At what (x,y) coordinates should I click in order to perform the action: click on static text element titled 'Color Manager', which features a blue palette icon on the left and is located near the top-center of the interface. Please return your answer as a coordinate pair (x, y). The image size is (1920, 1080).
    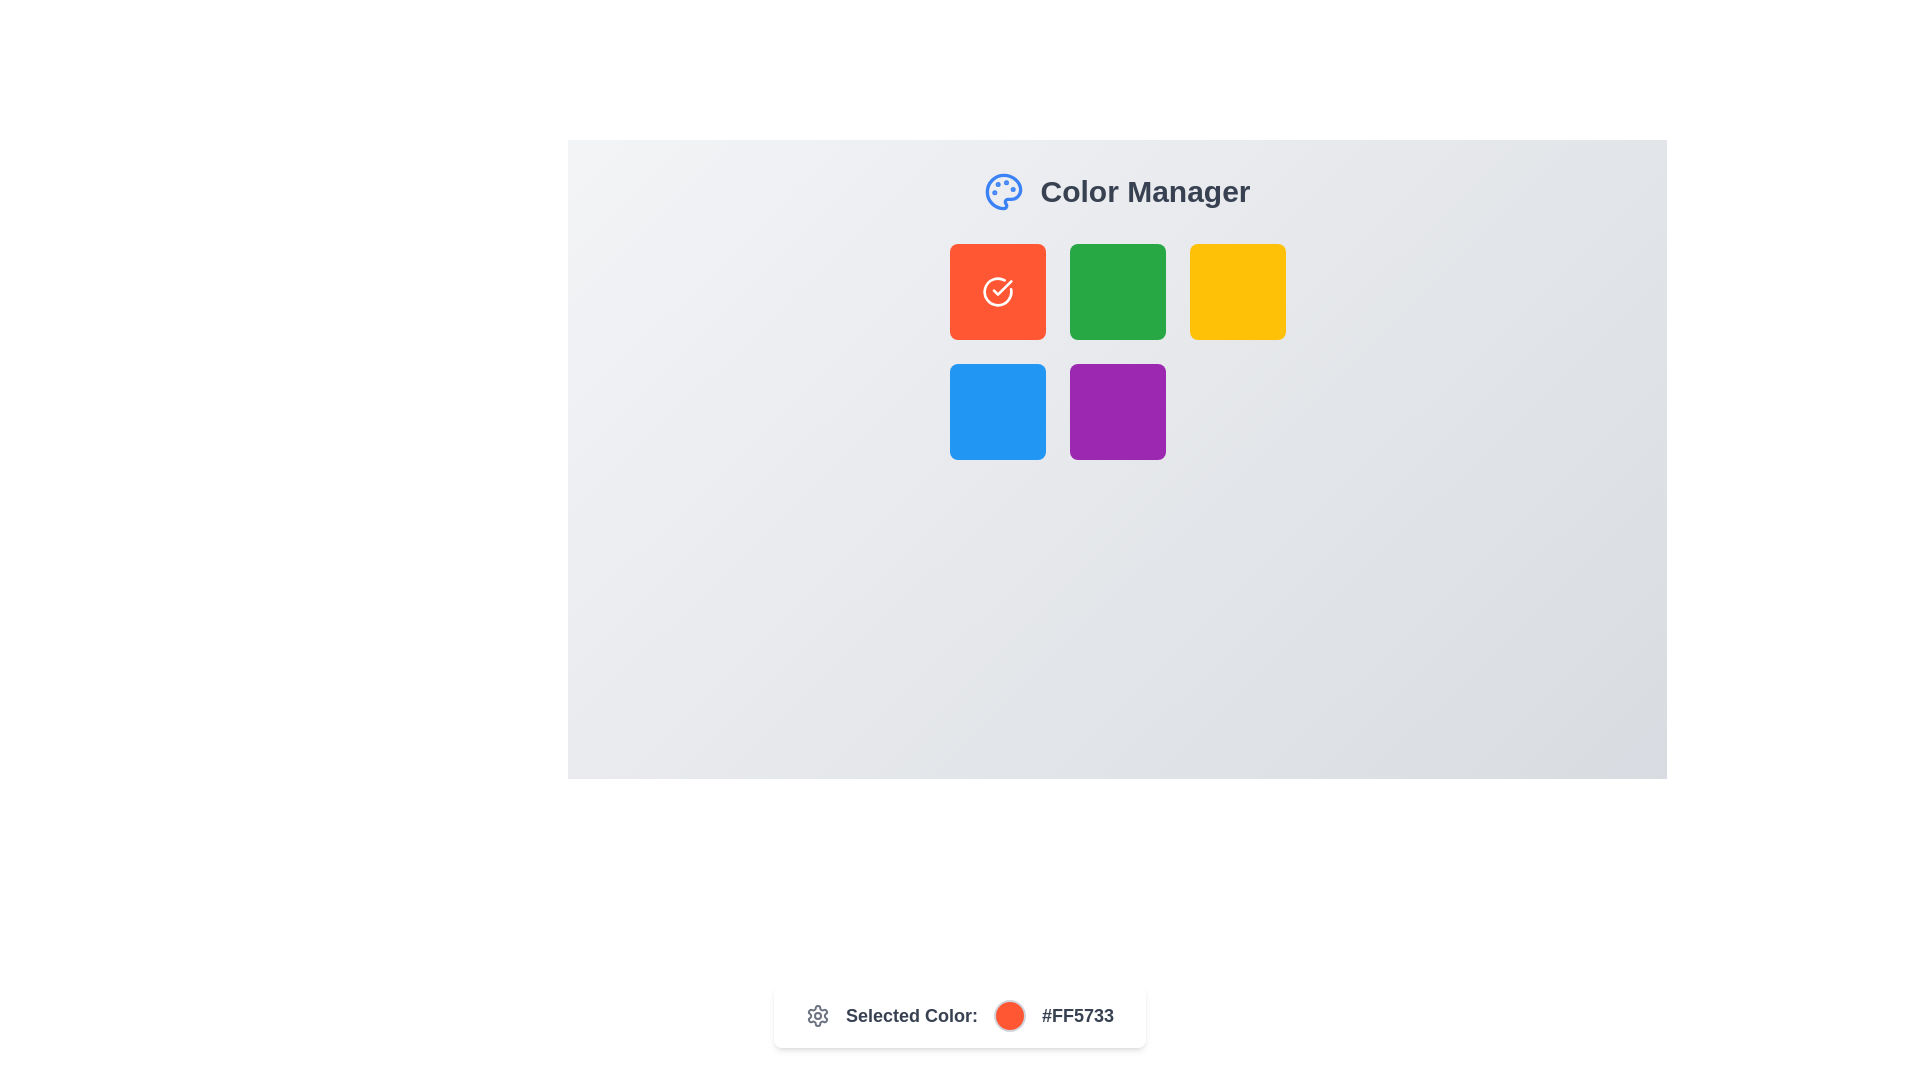
    Looking at the image, I should click on (1116, 192).